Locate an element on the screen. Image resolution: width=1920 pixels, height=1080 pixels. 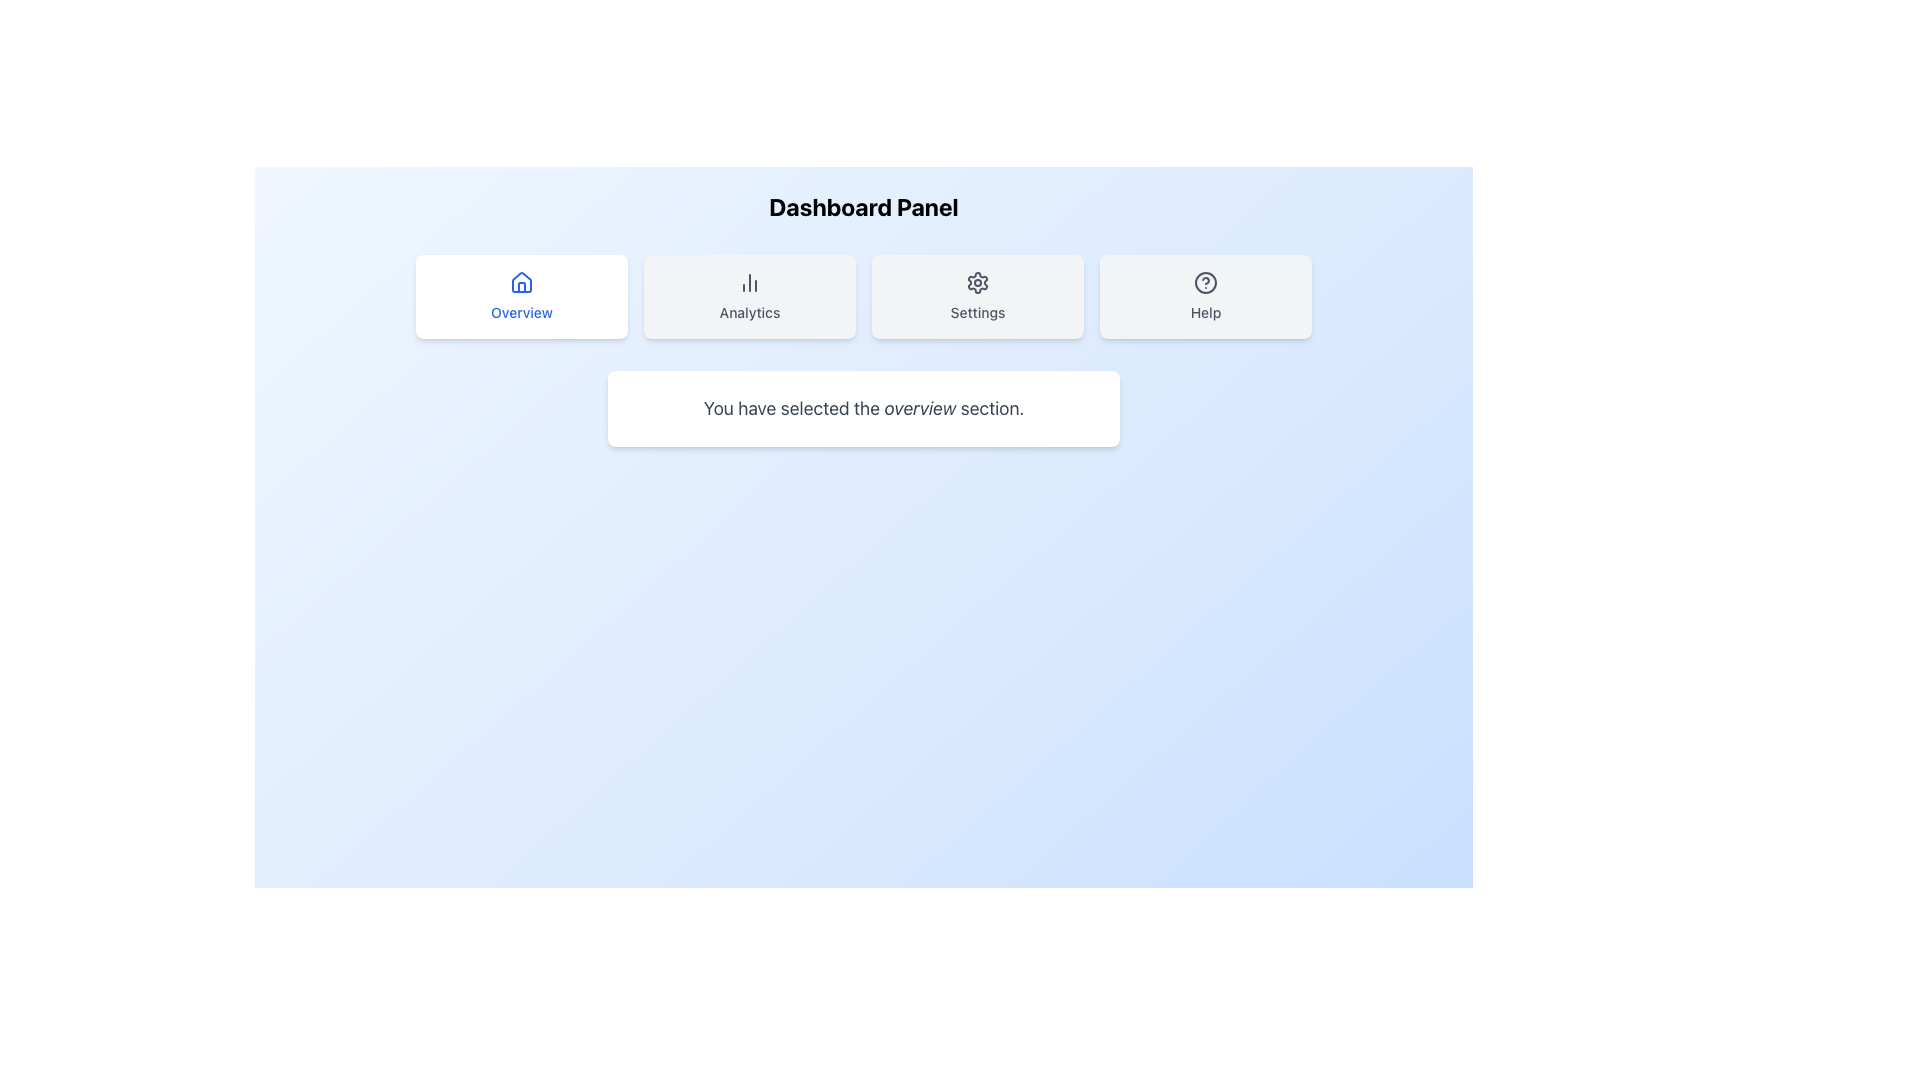
the circular SVG graphical shape that is part of the 'Help' button in the top-right section of the dashboard is located at coordinates (1204, 282).